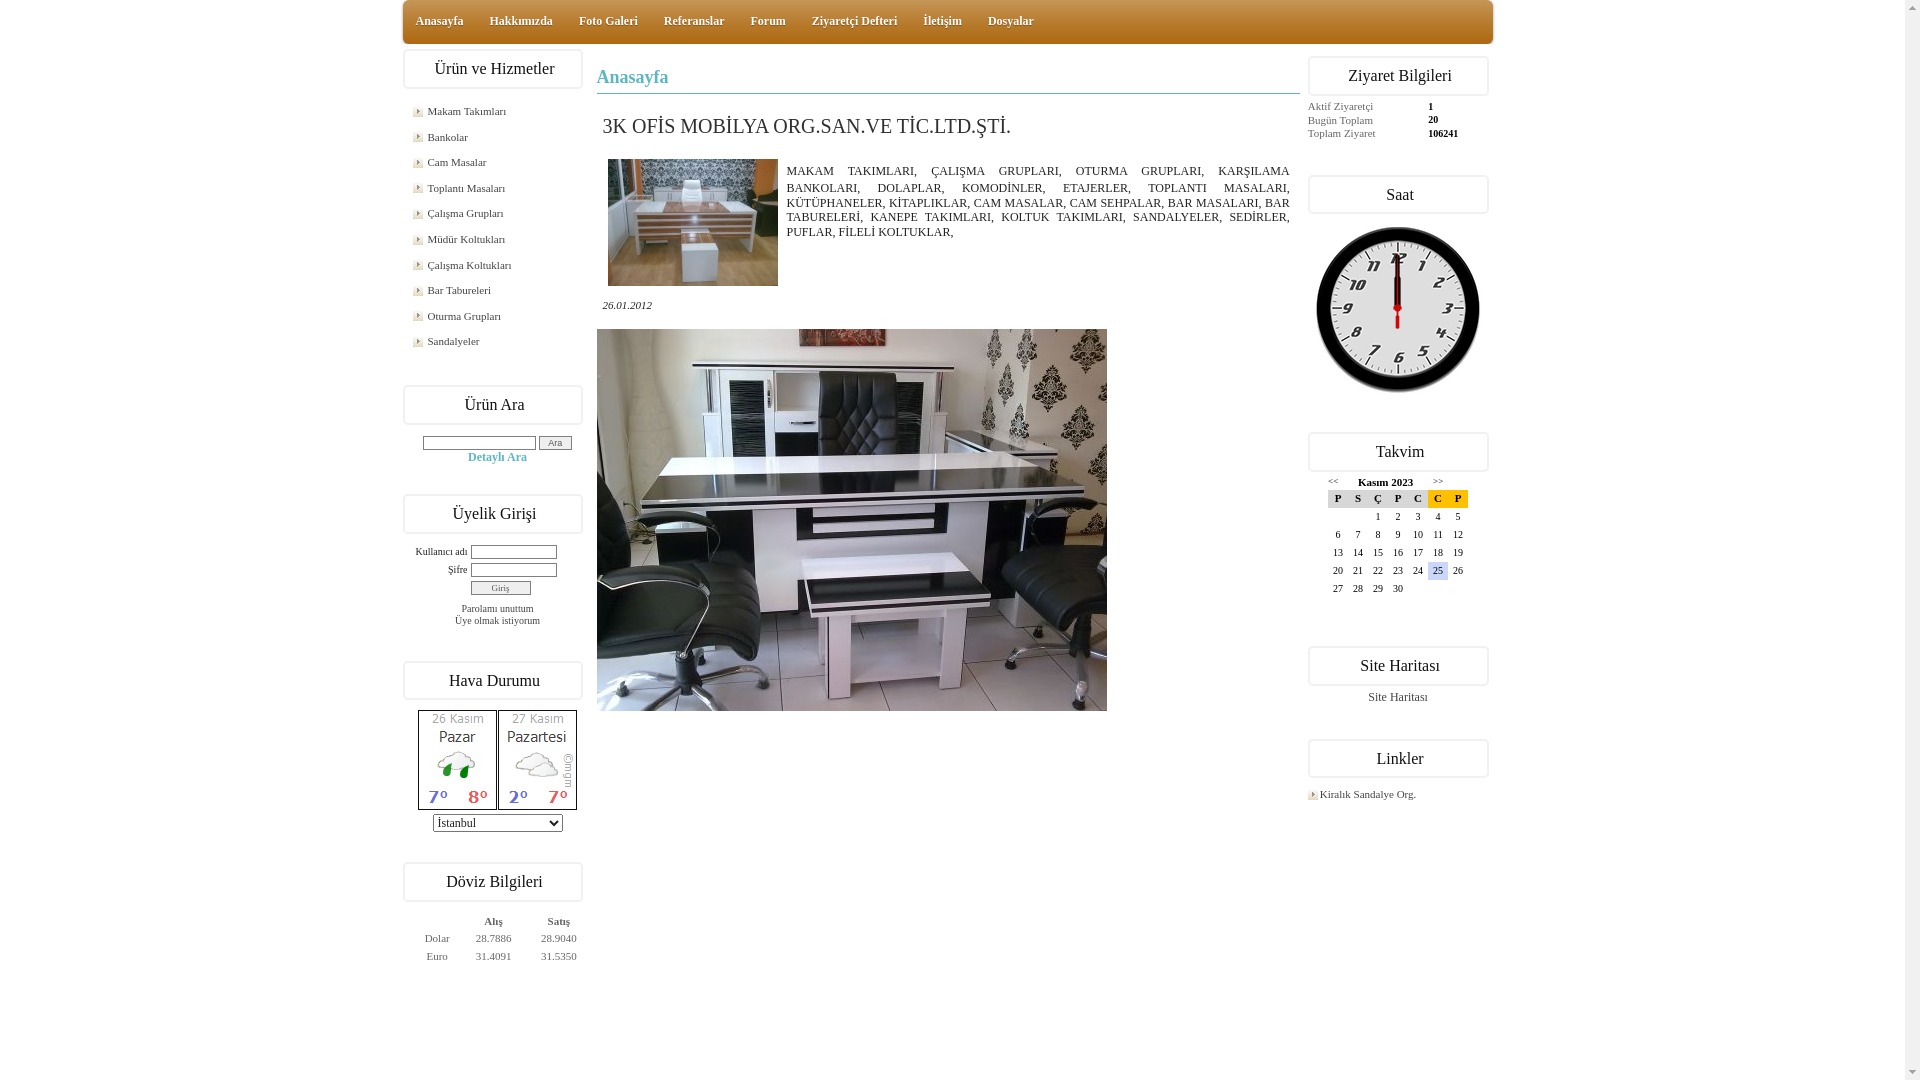 The height and width of the screenshot is (1080, 1920). Describe the element at coordinates (1338, 588) in the screenshot. I see `'27'` at that location.